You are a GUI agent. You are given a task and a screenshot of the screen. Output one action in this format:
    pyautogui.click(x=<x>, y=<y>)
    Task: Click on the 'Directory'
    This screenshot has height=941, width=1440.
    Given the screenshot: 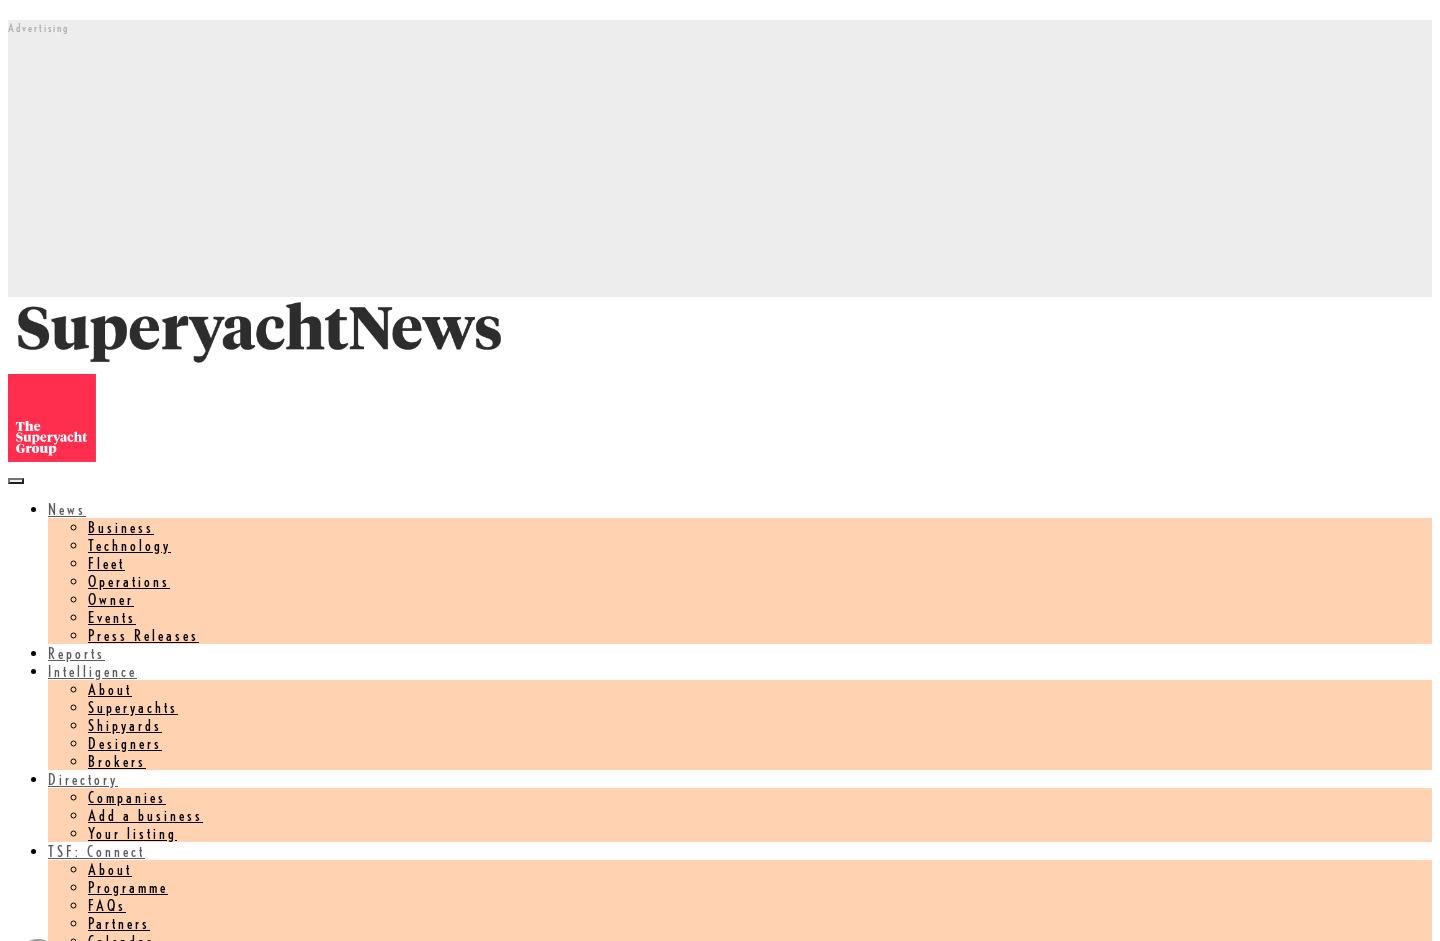 What is the action you would take?
    pyautogui.click(x=82, y=778)
    